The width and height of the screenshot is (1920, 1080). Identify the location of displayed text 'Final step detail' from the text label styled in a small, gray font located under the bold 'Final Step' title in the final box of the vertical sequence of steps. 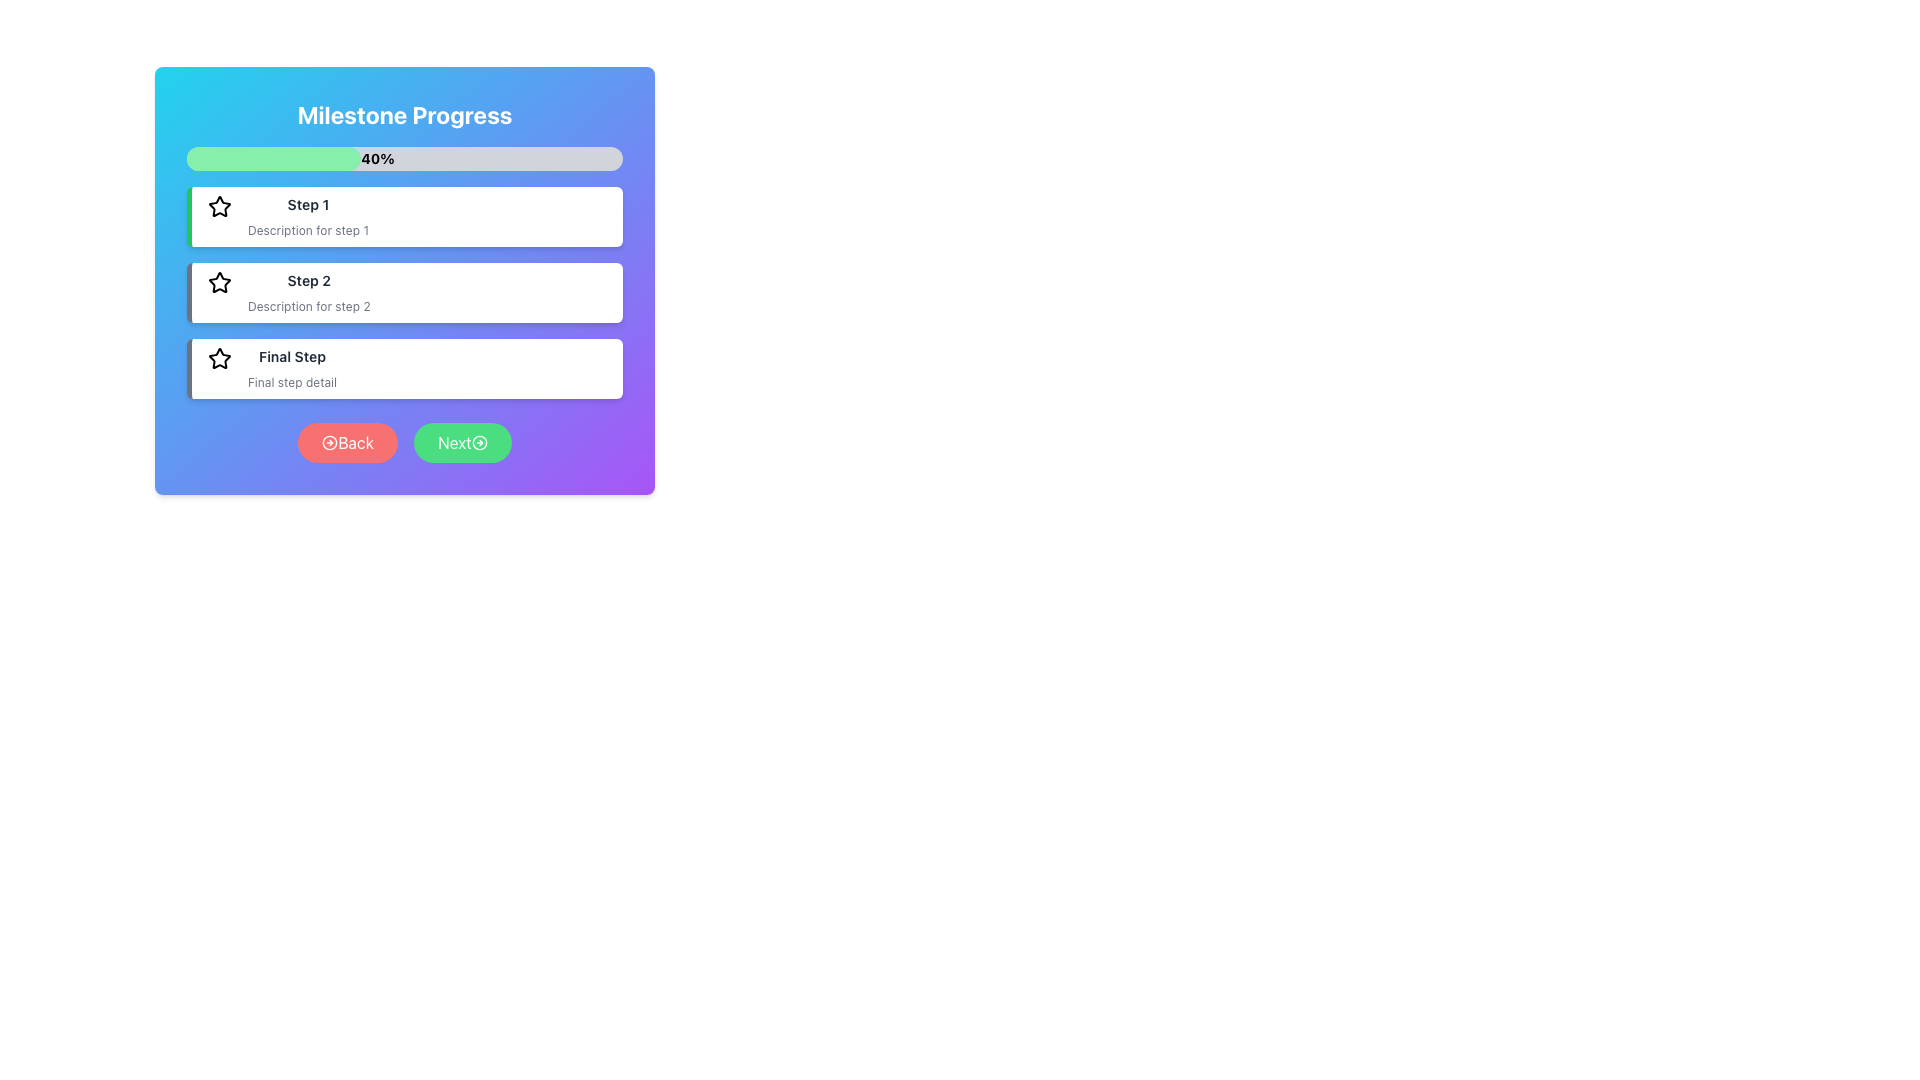
(291, 382).